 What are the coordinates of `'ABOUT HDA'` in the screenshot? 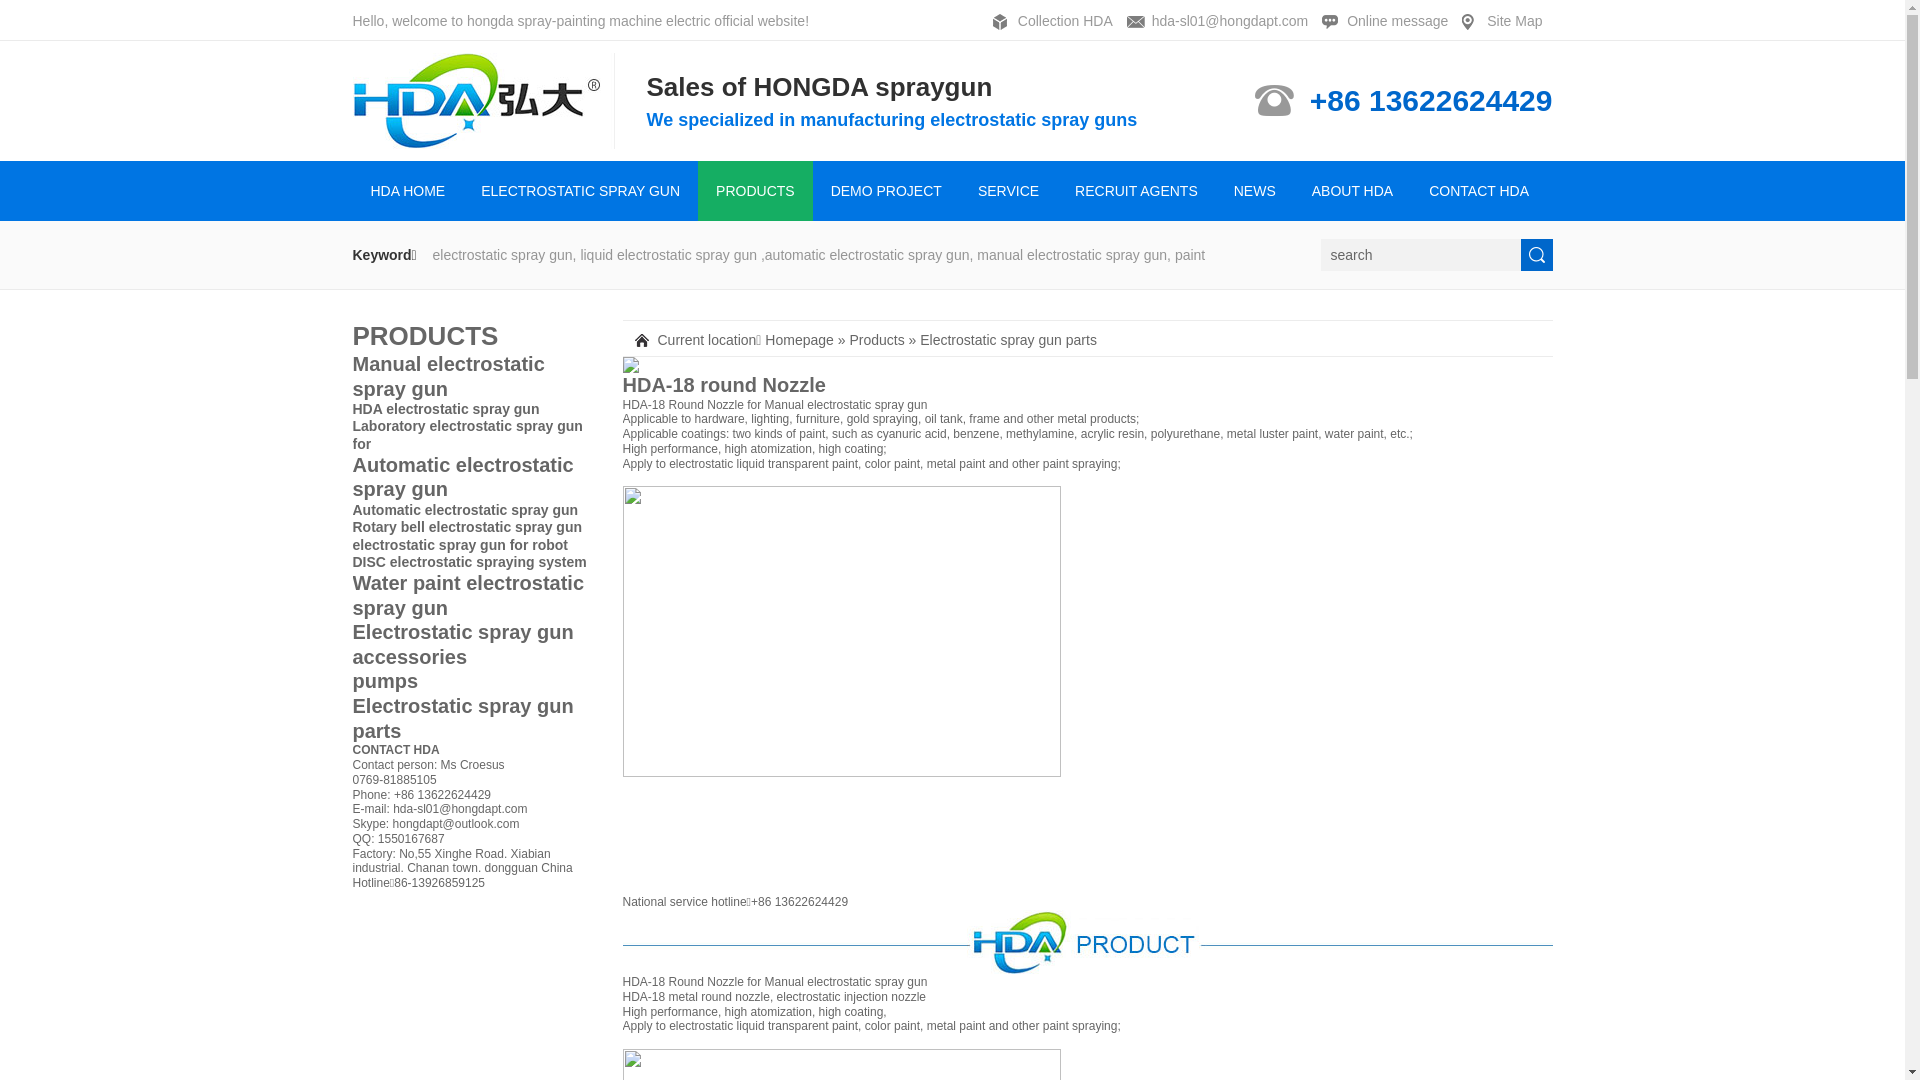 It's located at (1352, 191).